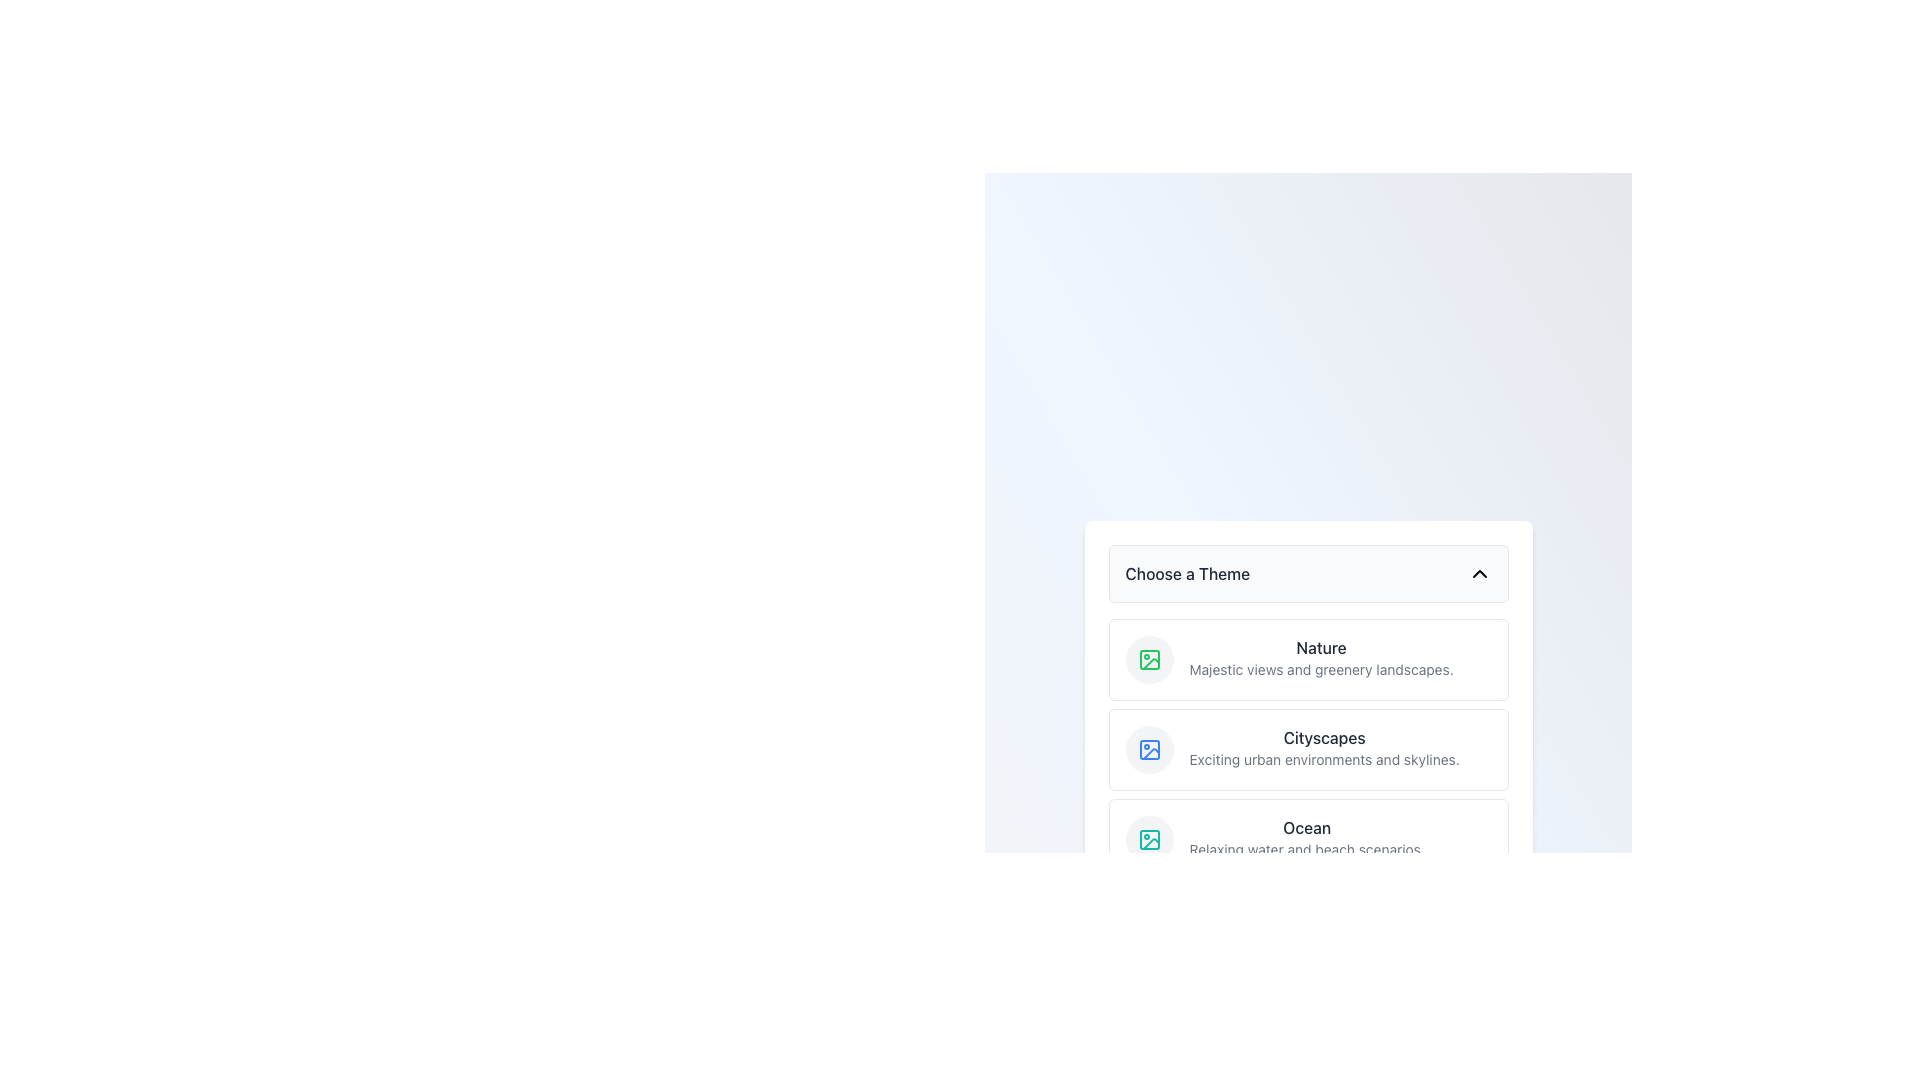  What do you see at coordinates (1149, 840) in the screenshot?
I see `the Decorative icon associated with the 'Ocean' theme located in the third row under the 'Choose a Theme' heading` at bounding box center [1149, 840].